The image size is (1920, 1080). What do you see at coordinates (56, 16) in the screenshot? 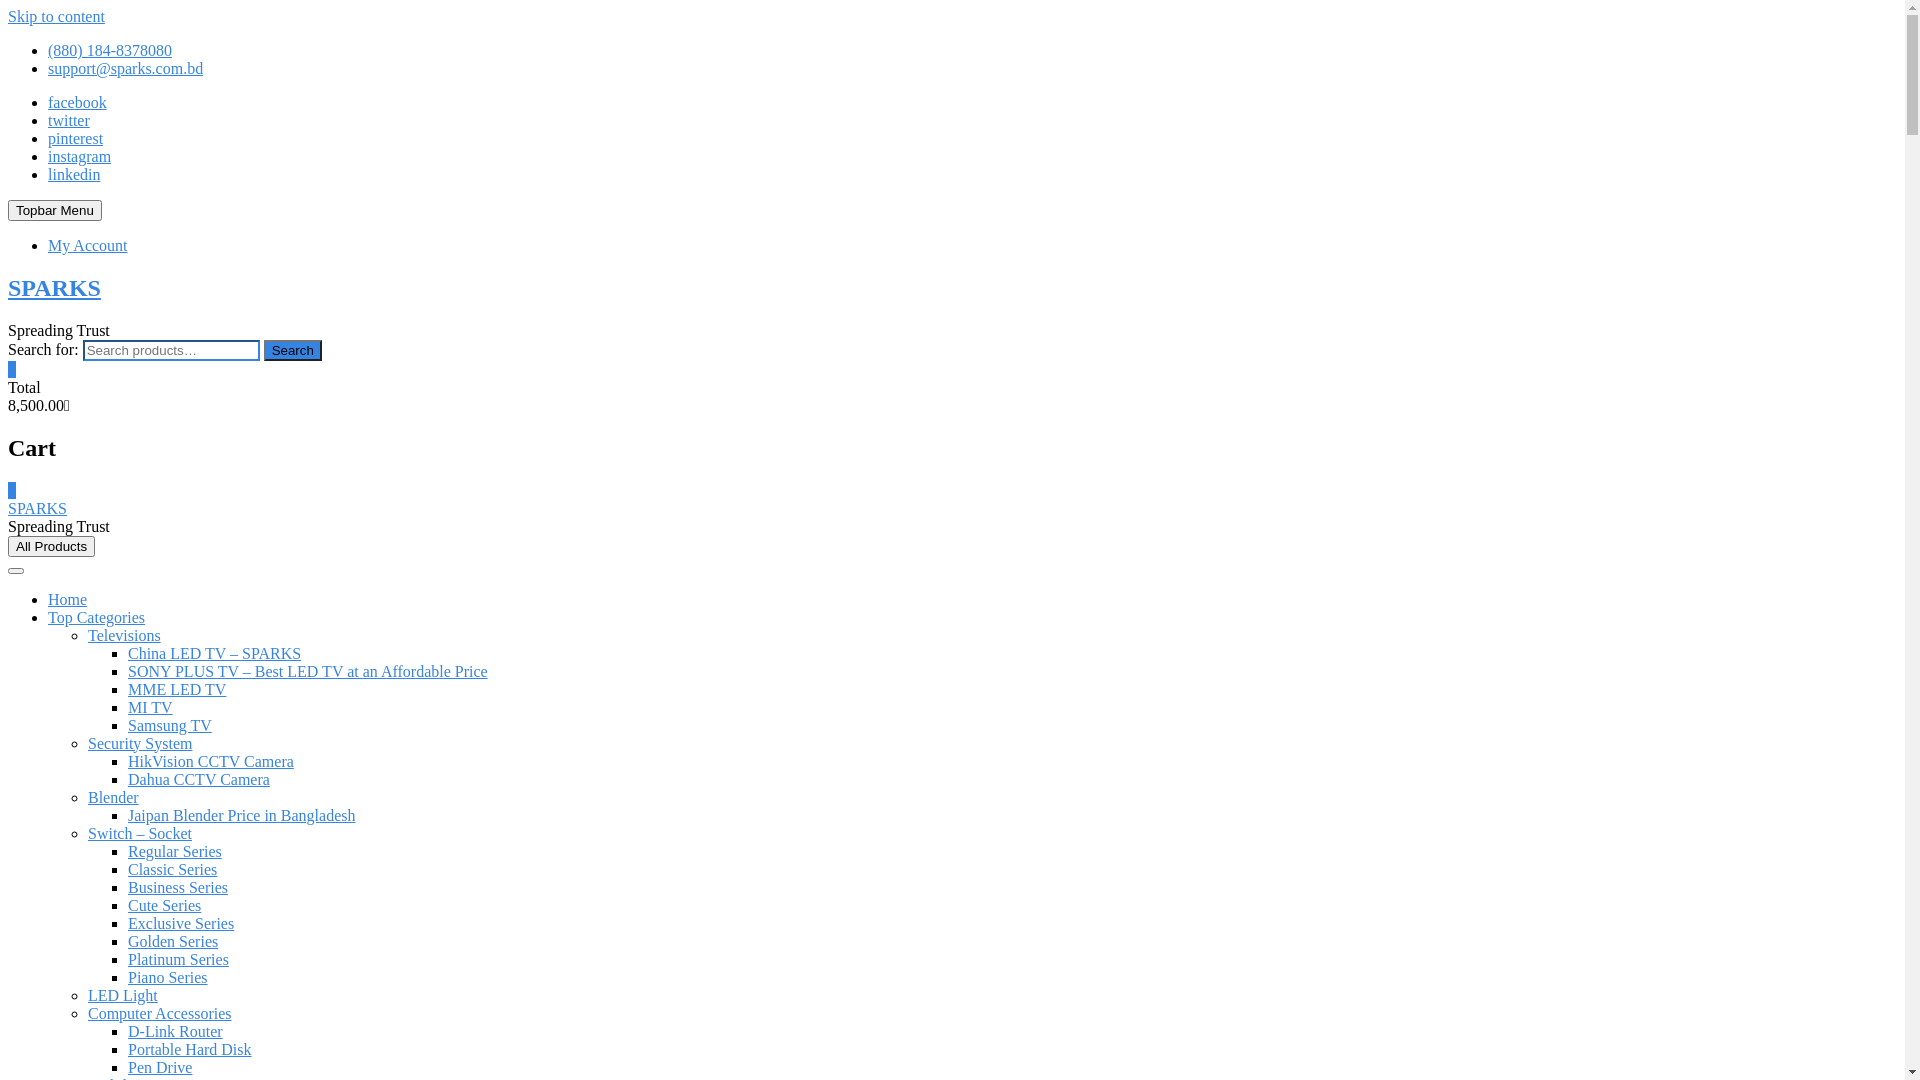
I see `'Skip to content'` at bounding box center [56, 16].